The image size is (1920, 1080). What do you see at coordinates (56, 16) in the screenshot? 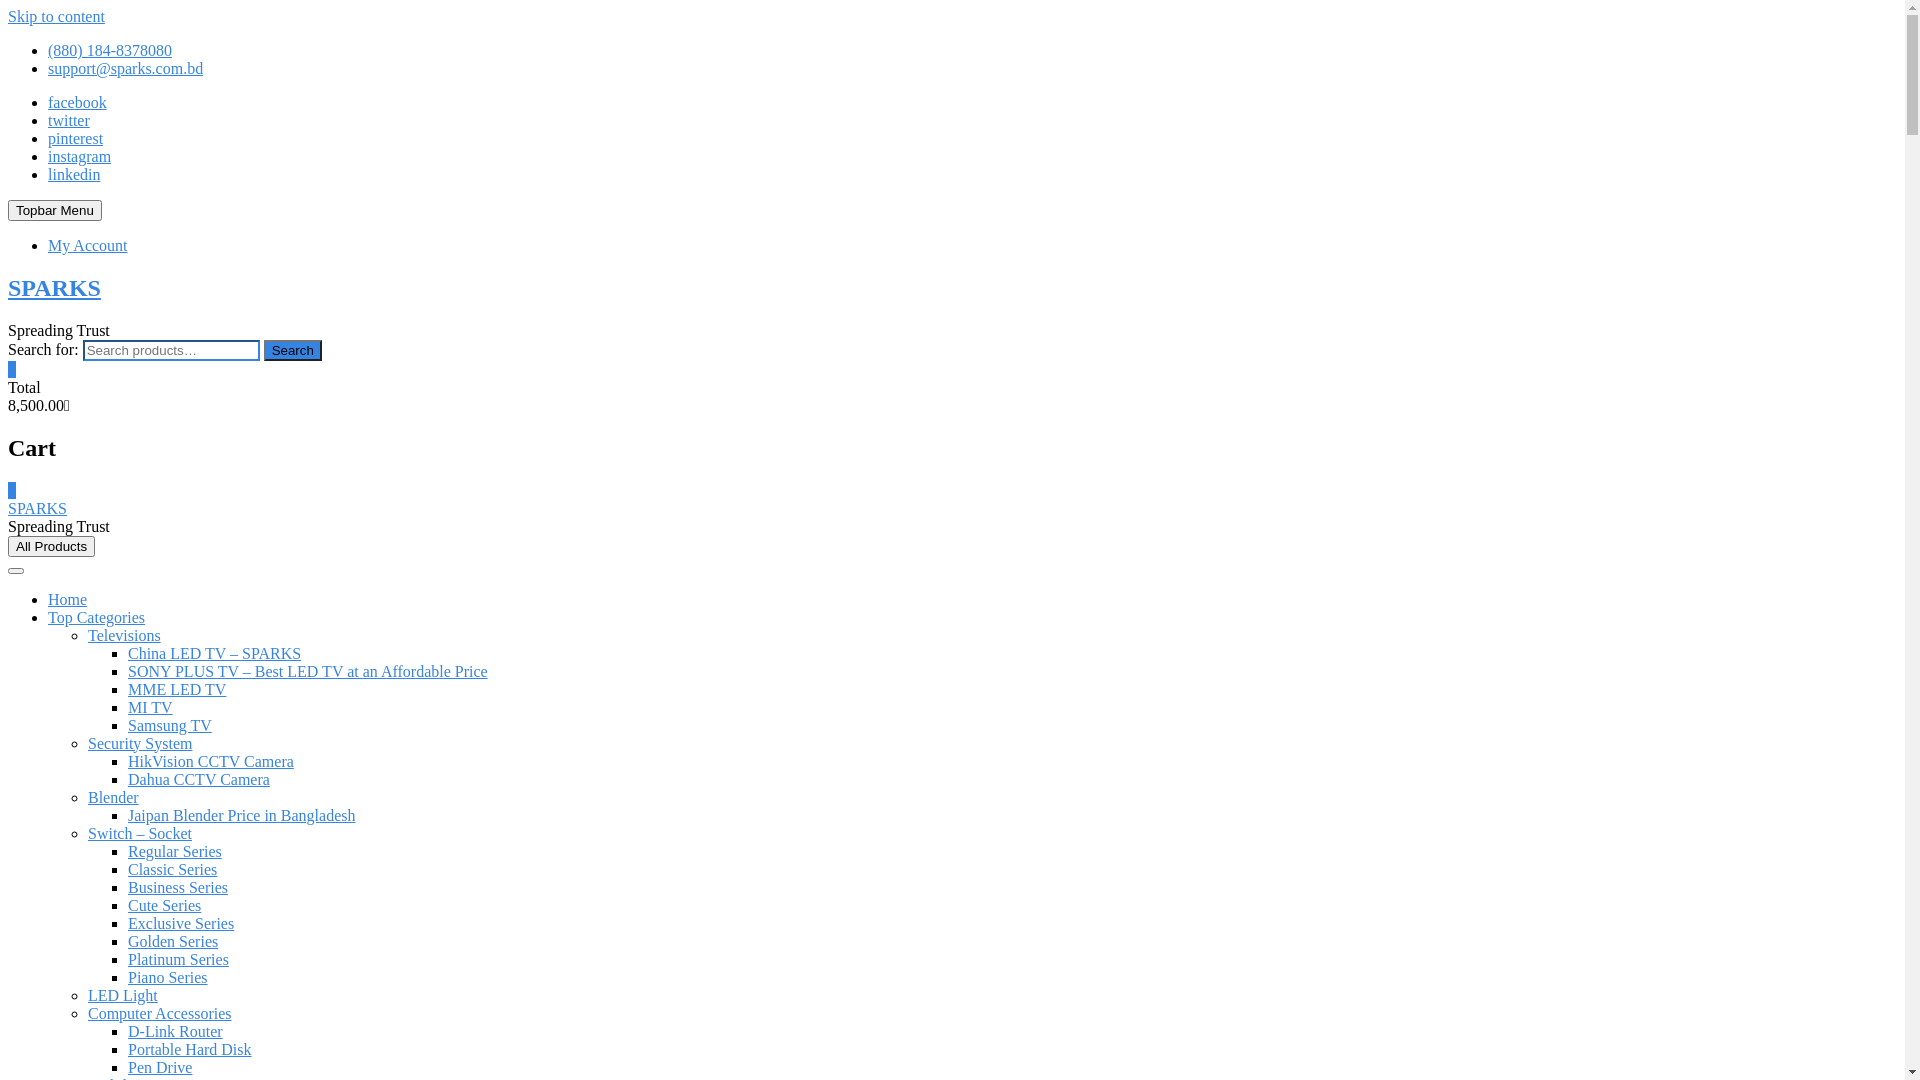
I see `'Skip to content'` at bounding box center [56, 16].